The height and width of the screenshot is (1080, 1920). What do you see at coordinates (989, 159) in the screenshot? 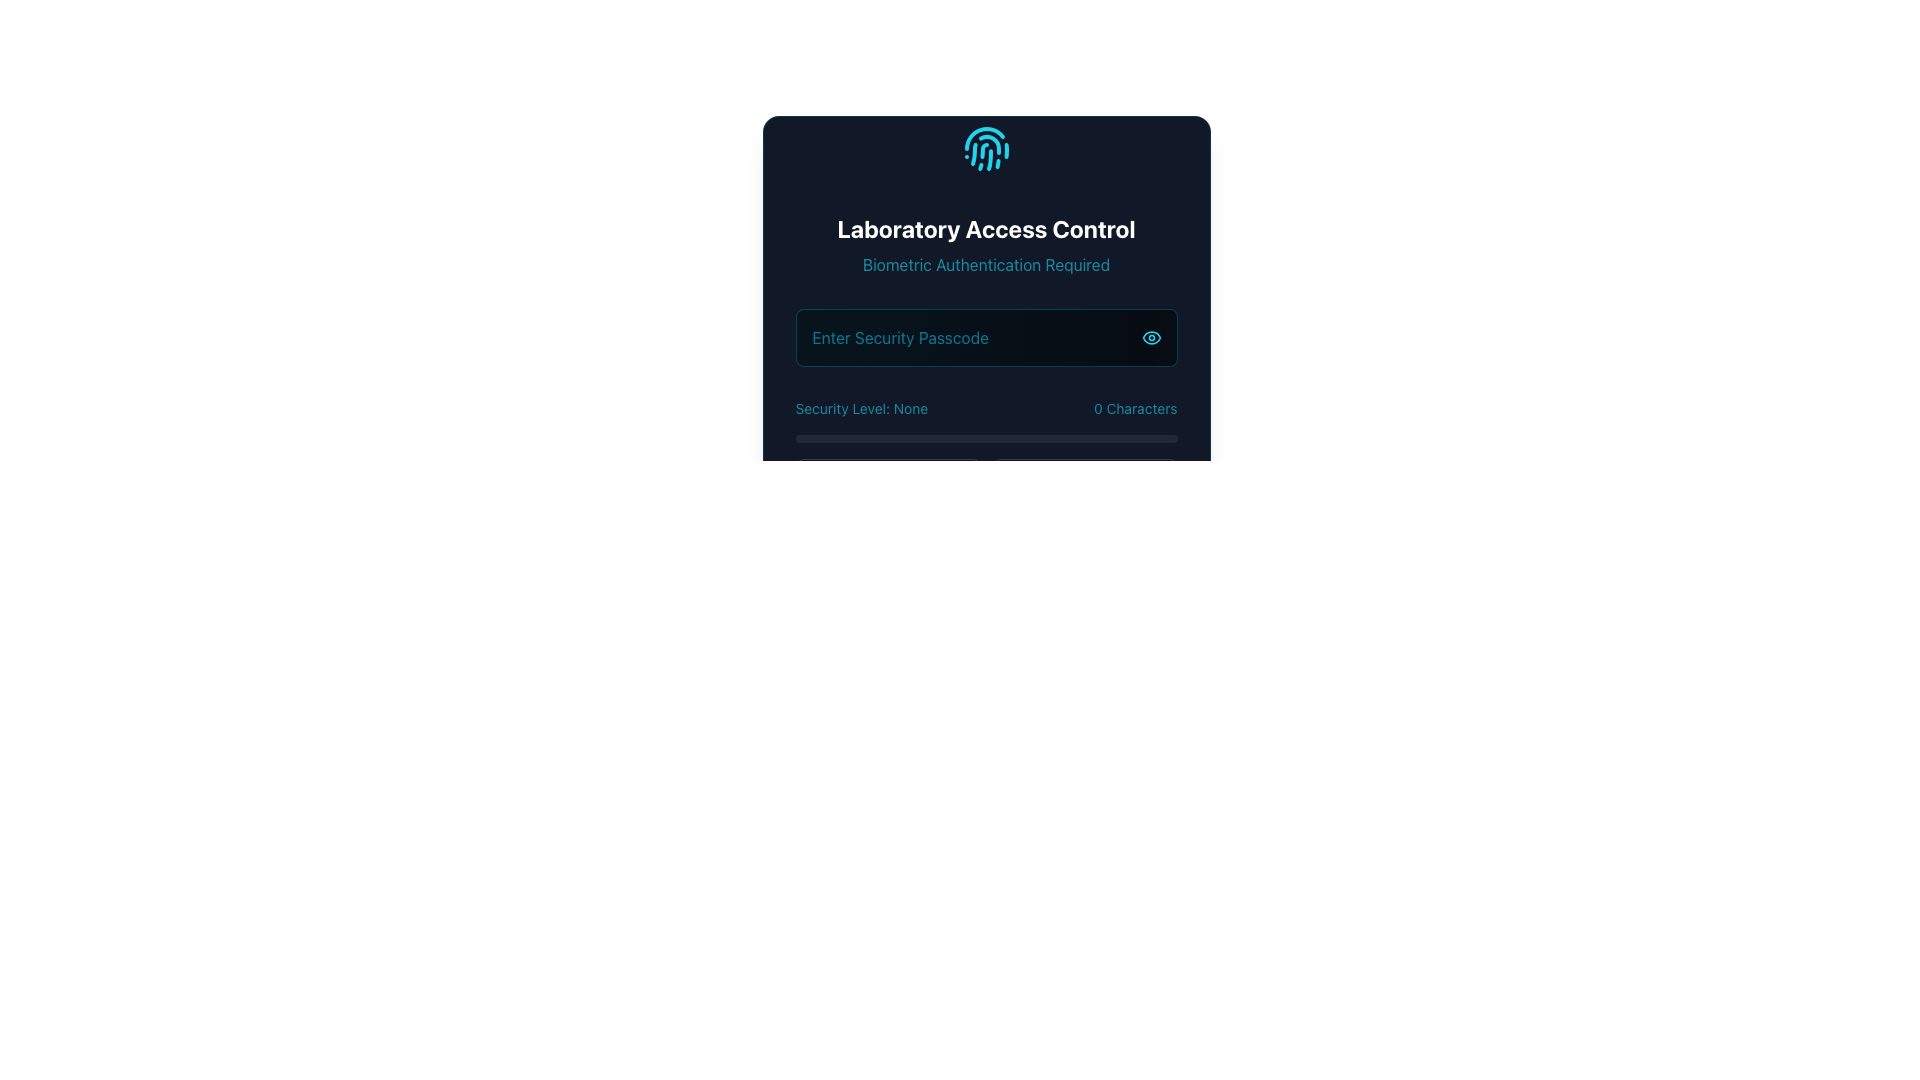
I see `the lower middle segment of the fingerprint icon, which is outlined and non-filled, located above the text 'Laboratory Access Control'` at bounding box center [989, 159].